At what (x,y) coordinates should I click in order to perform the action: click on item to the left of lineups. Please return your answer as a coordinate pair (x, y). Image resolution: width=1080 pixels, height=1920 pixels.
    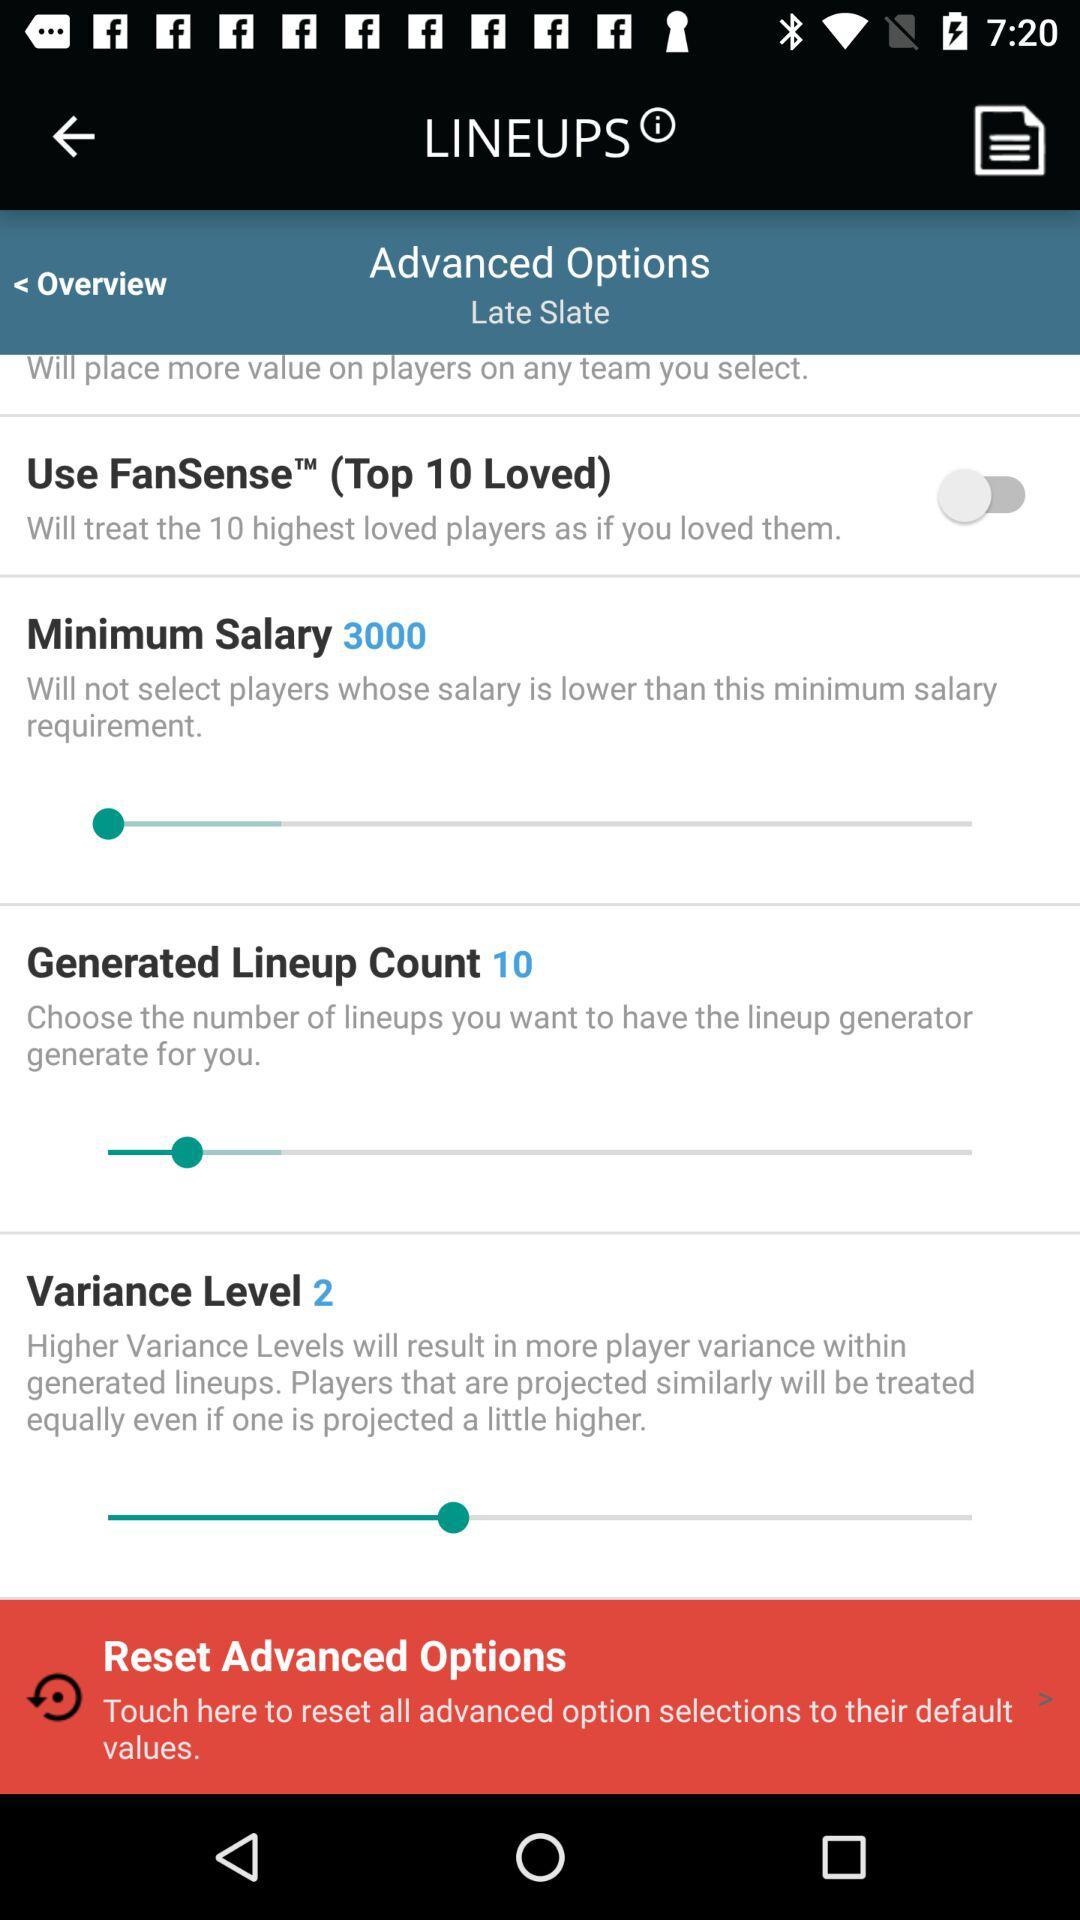
    Looking at the image, I should click on (72, 135).